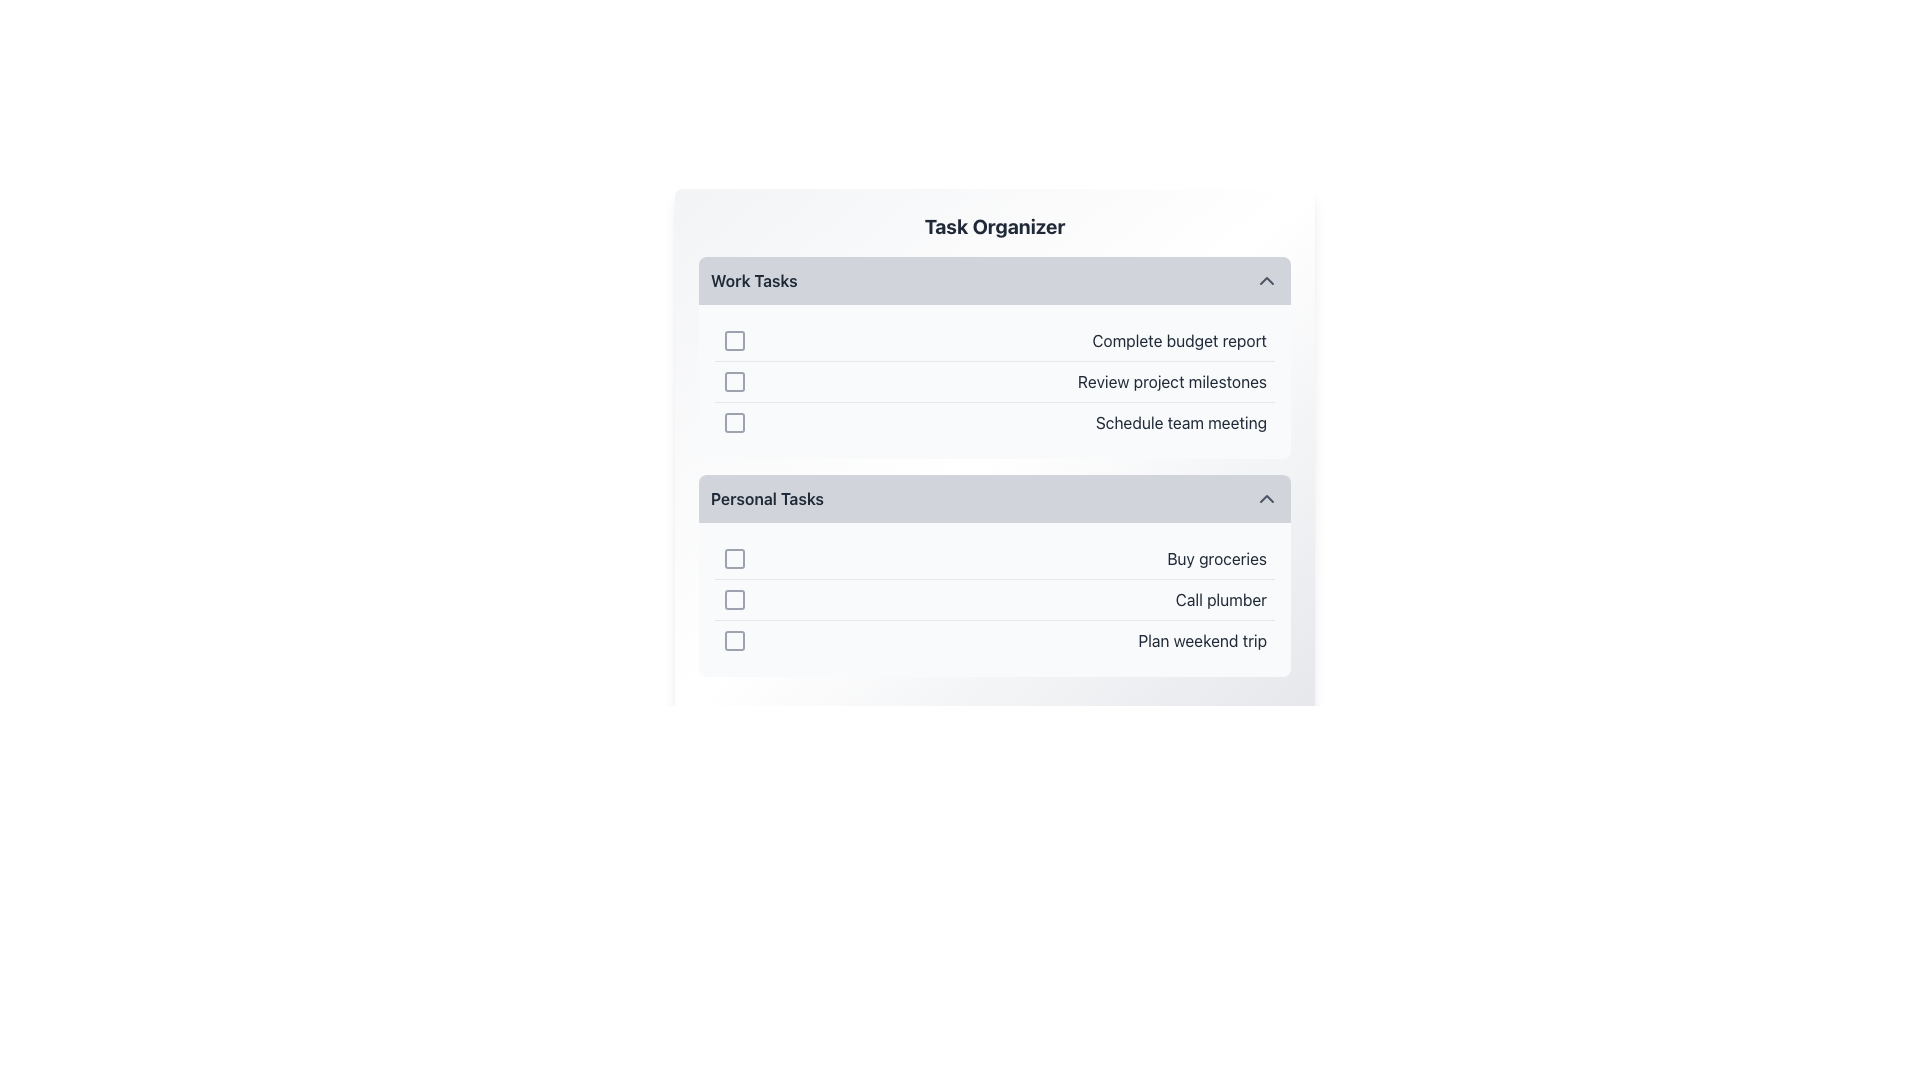 This screenshot has width=1920, height=1080. What do you see at coordinates (733, 381) in the screenshot?
I see `the second checkbox in the 'Work Tasks' section, which is located between the first checkbox labeled 'Complete budget report' and the third checkbox labeled 'Schedule team meeting'` at bounding box center [733, 381].